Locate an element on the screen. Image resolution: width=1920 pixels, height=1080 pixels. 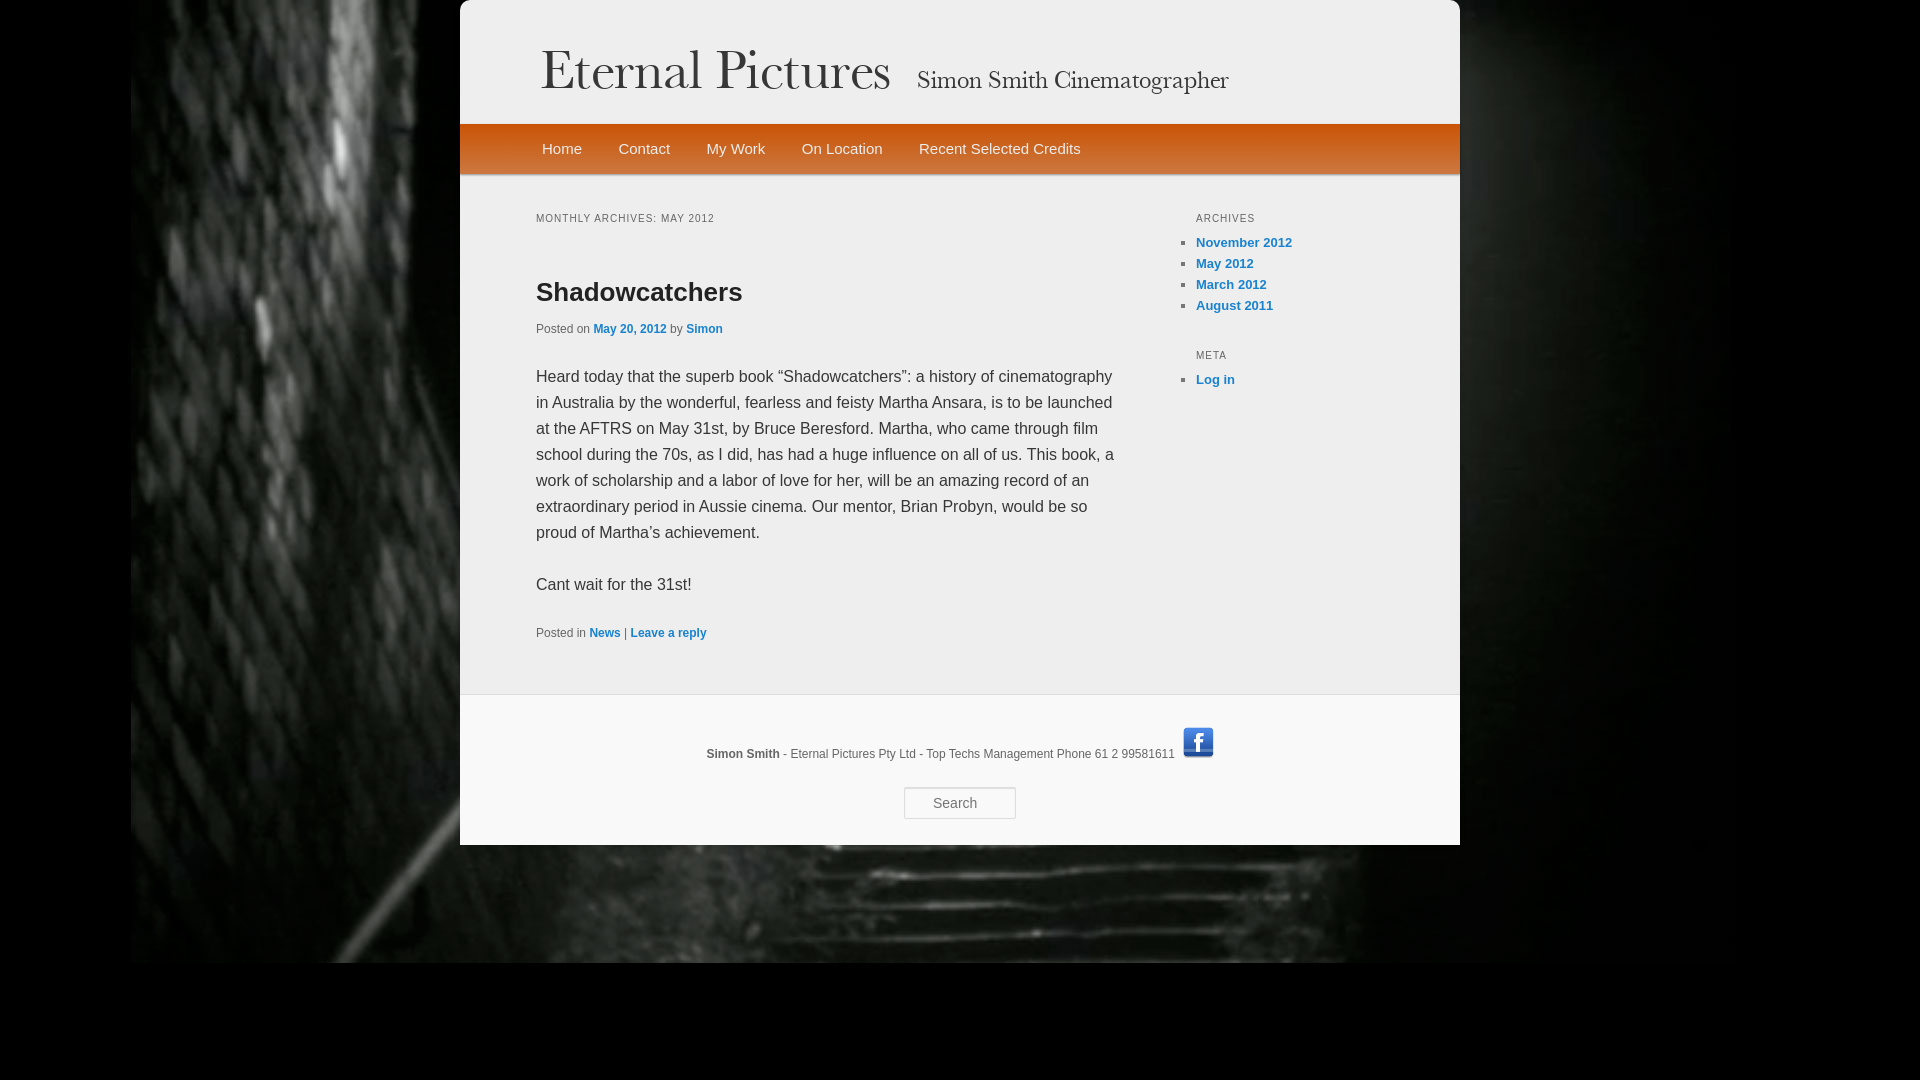
'Recent Selected Credits' is located at coordinates (999, 148).